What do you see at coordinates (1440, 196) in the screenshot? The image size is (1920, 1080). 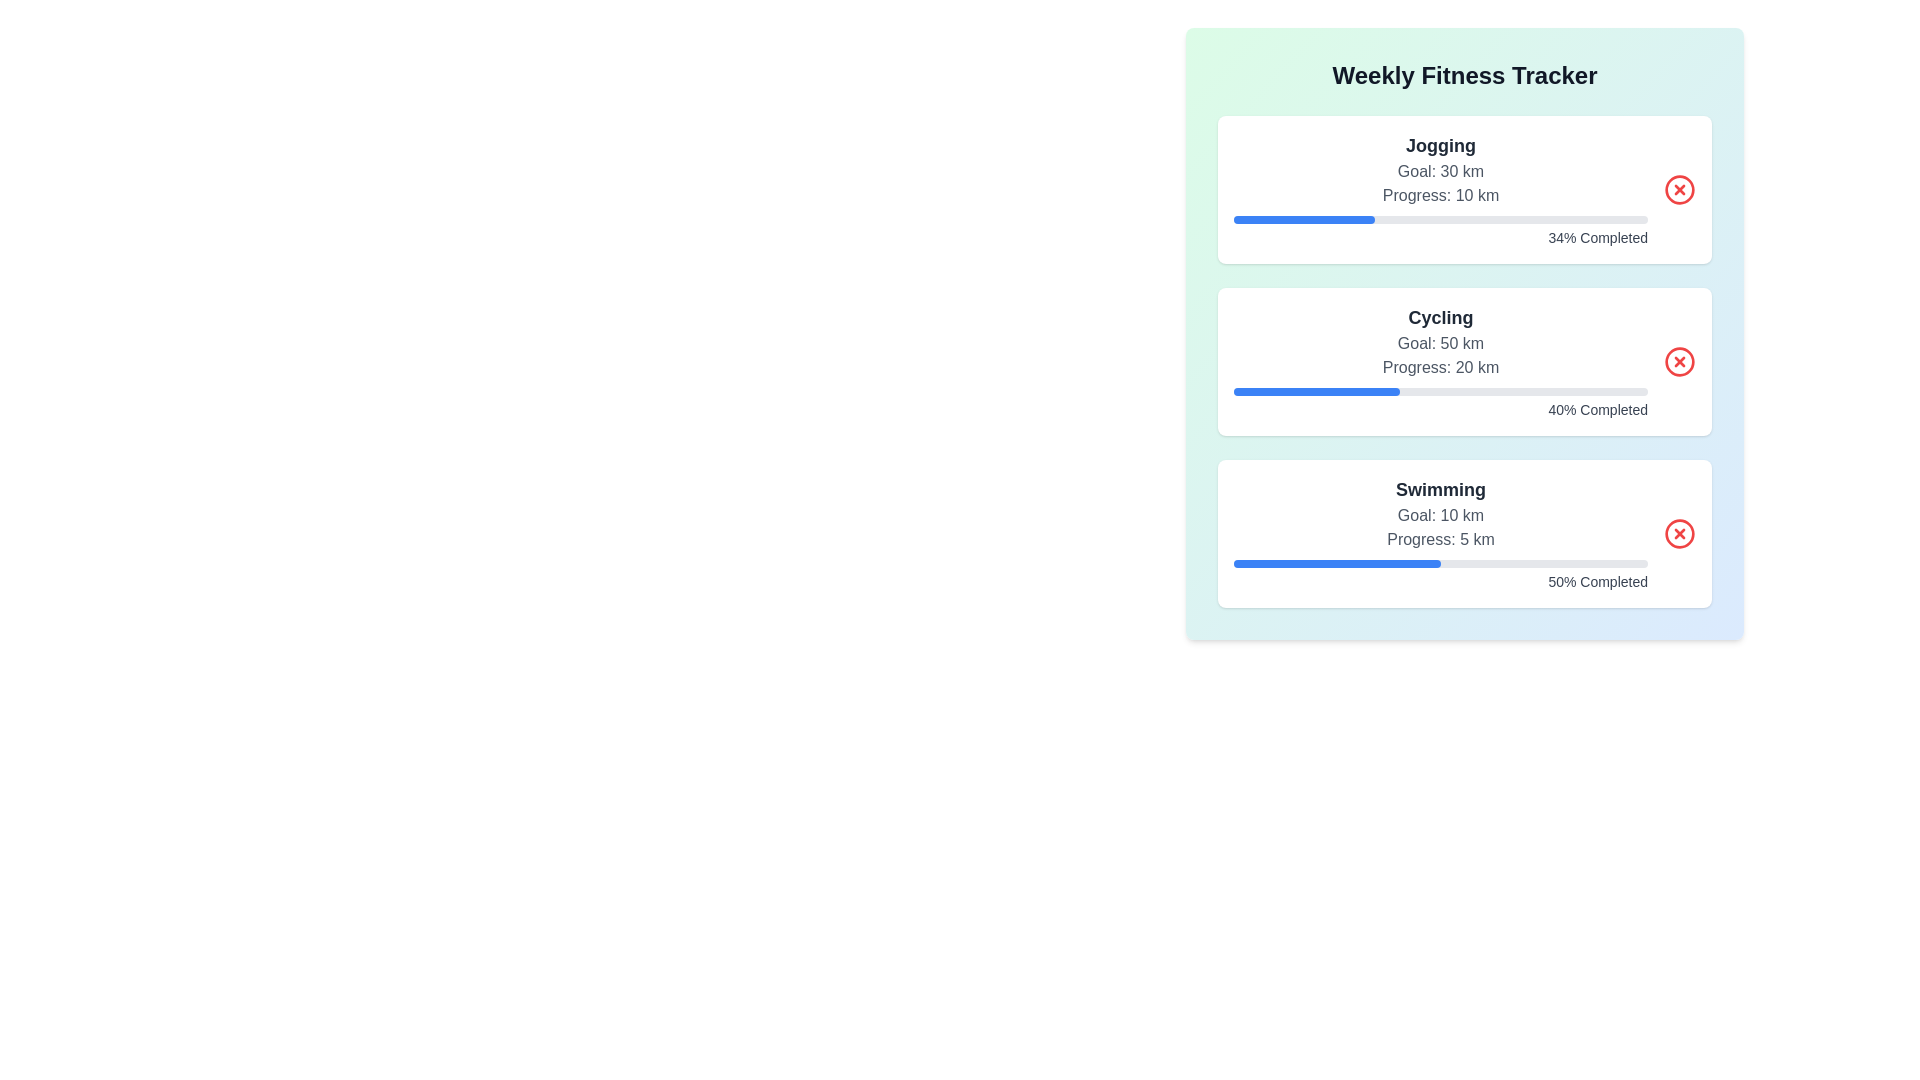 I see `the text label displaying 'Progress: 10 km', which is styled in gray and positioned above the progress bar within the jogging progress tracking card` at bounding box center [1440, 196].